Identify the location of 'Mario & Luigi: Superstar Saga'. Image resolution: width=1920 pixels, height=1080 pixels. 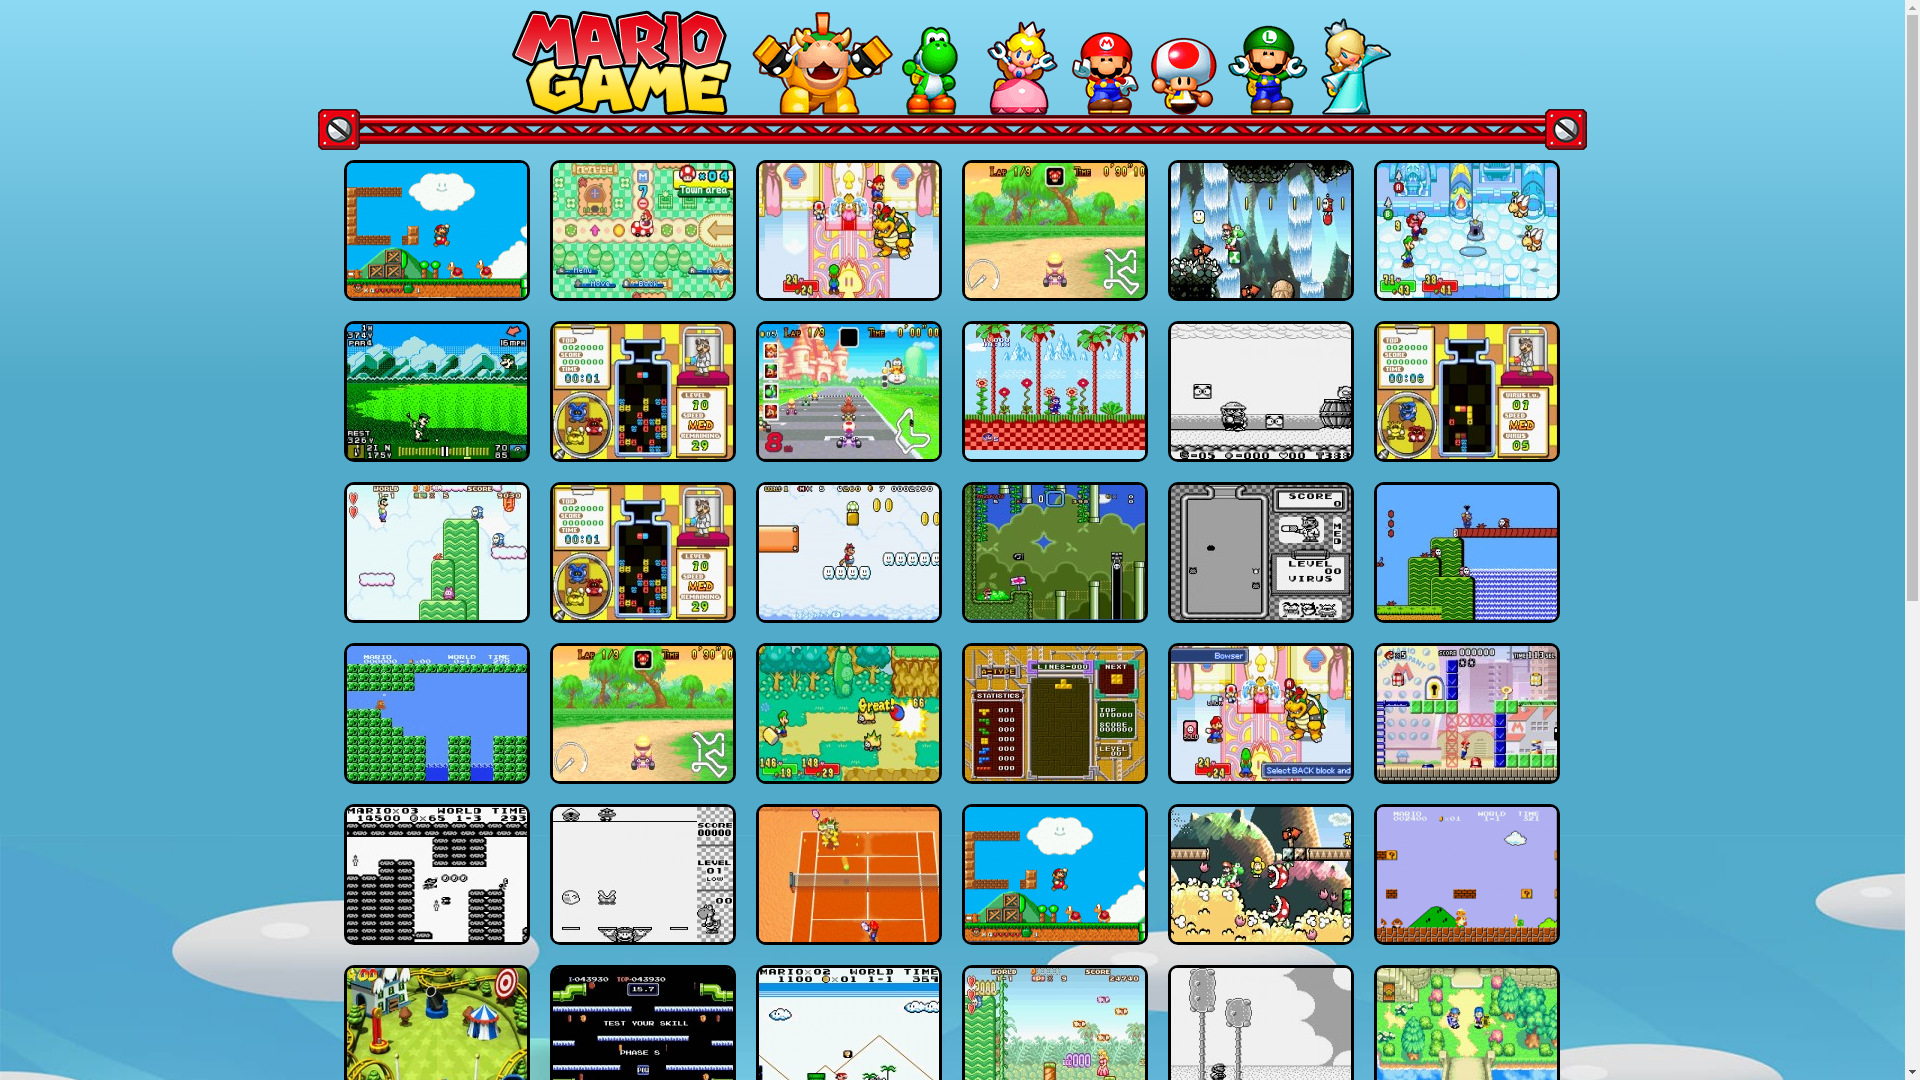
(1467, 227).